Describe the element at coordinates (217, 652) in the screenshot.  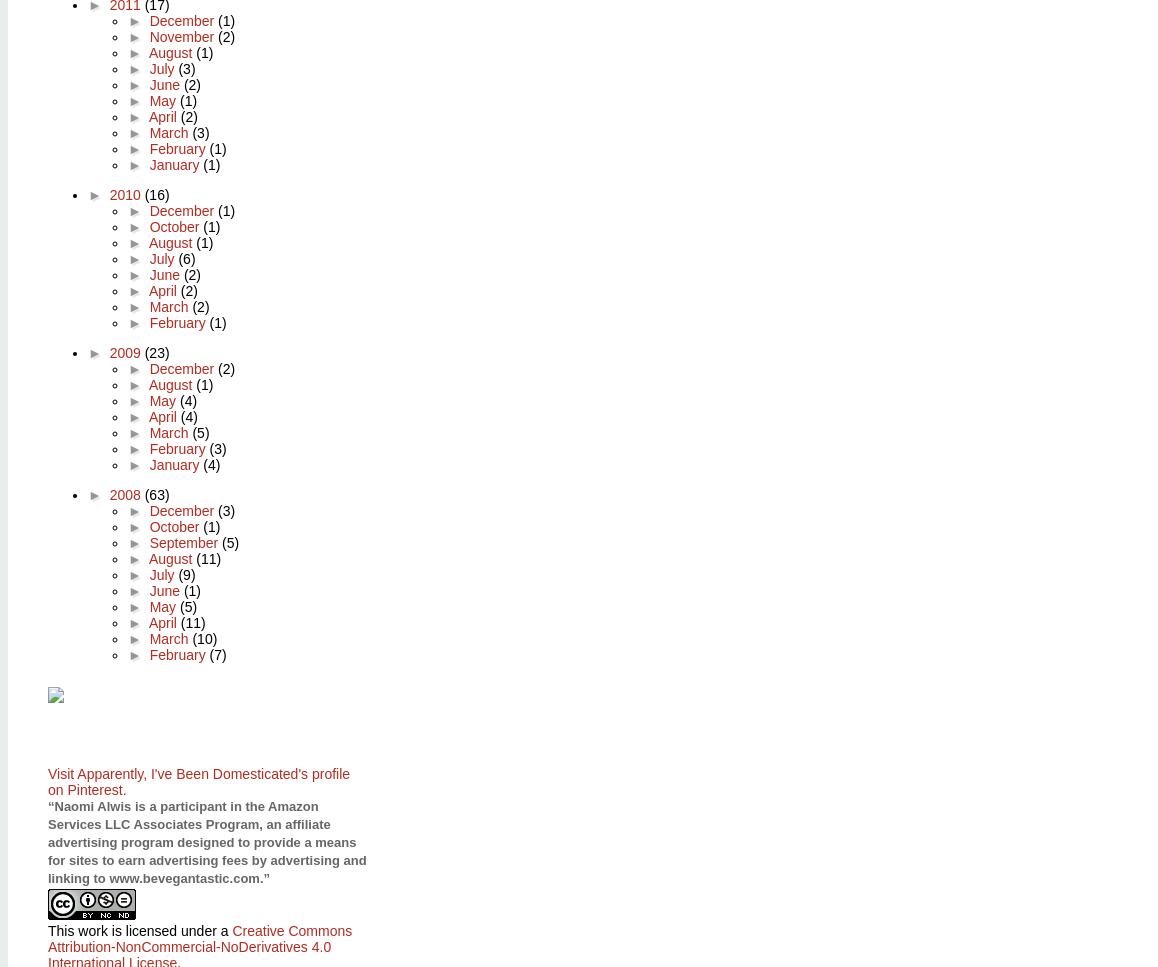
I see `'(7)'` at that location.